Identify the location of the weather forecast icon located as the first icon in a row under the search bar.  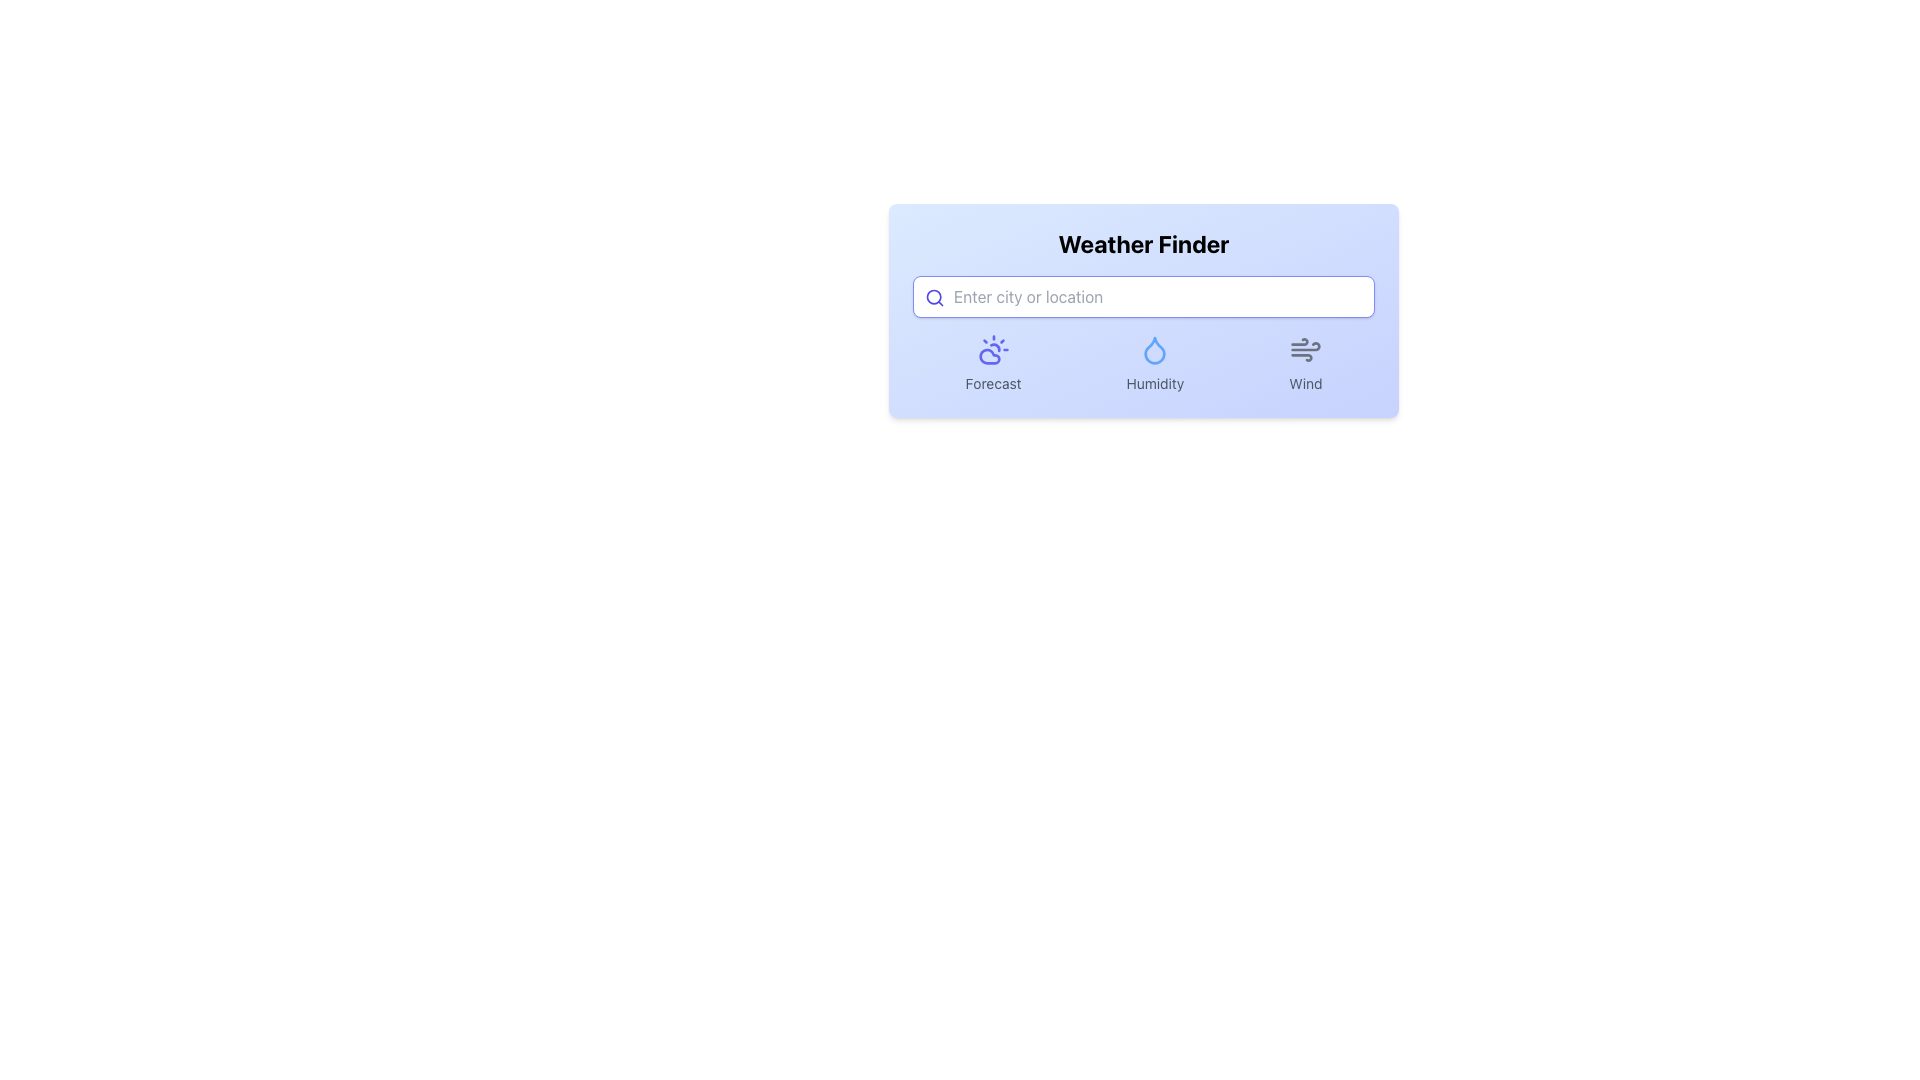
(993, 349).